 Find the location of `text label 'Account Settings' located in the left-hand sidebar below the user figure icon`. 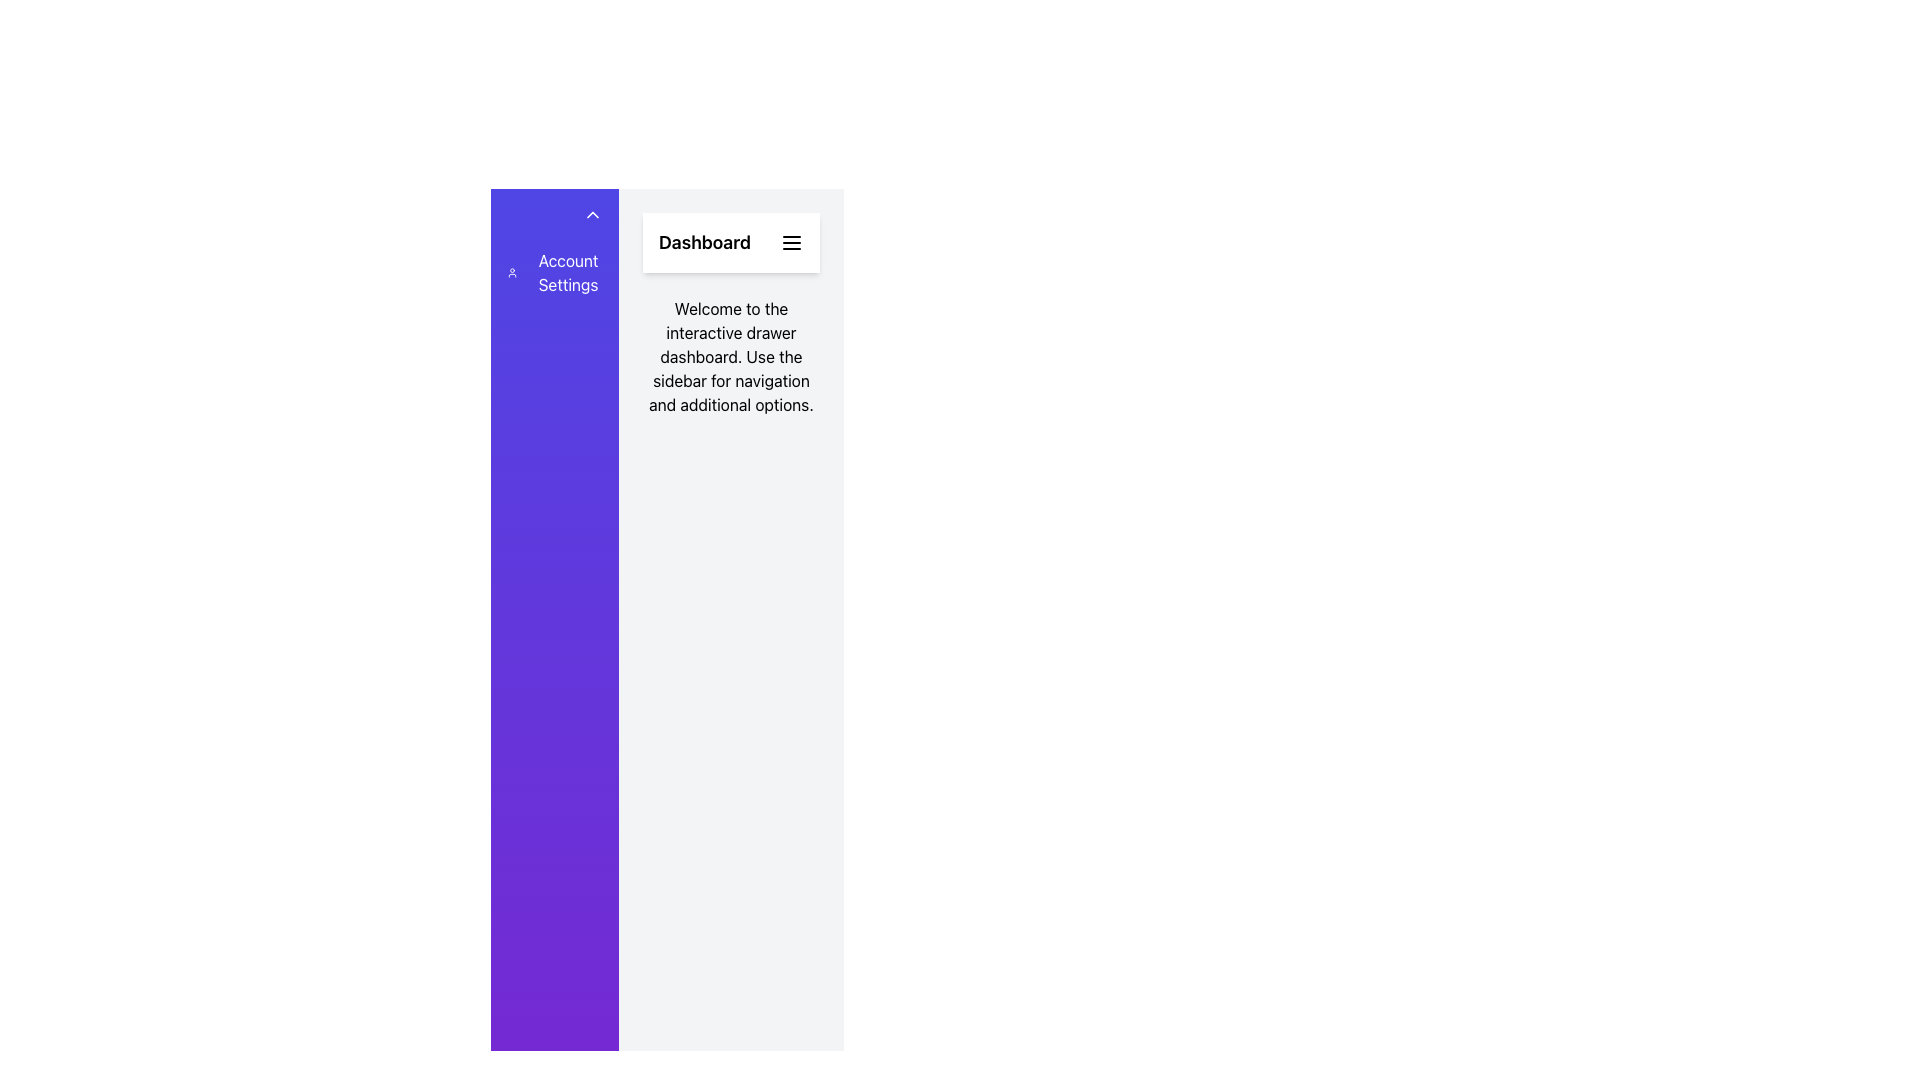

text label 'Account Settings' located in the left-hand sidebar below the user figure icon is located at coordinates (567, 273).